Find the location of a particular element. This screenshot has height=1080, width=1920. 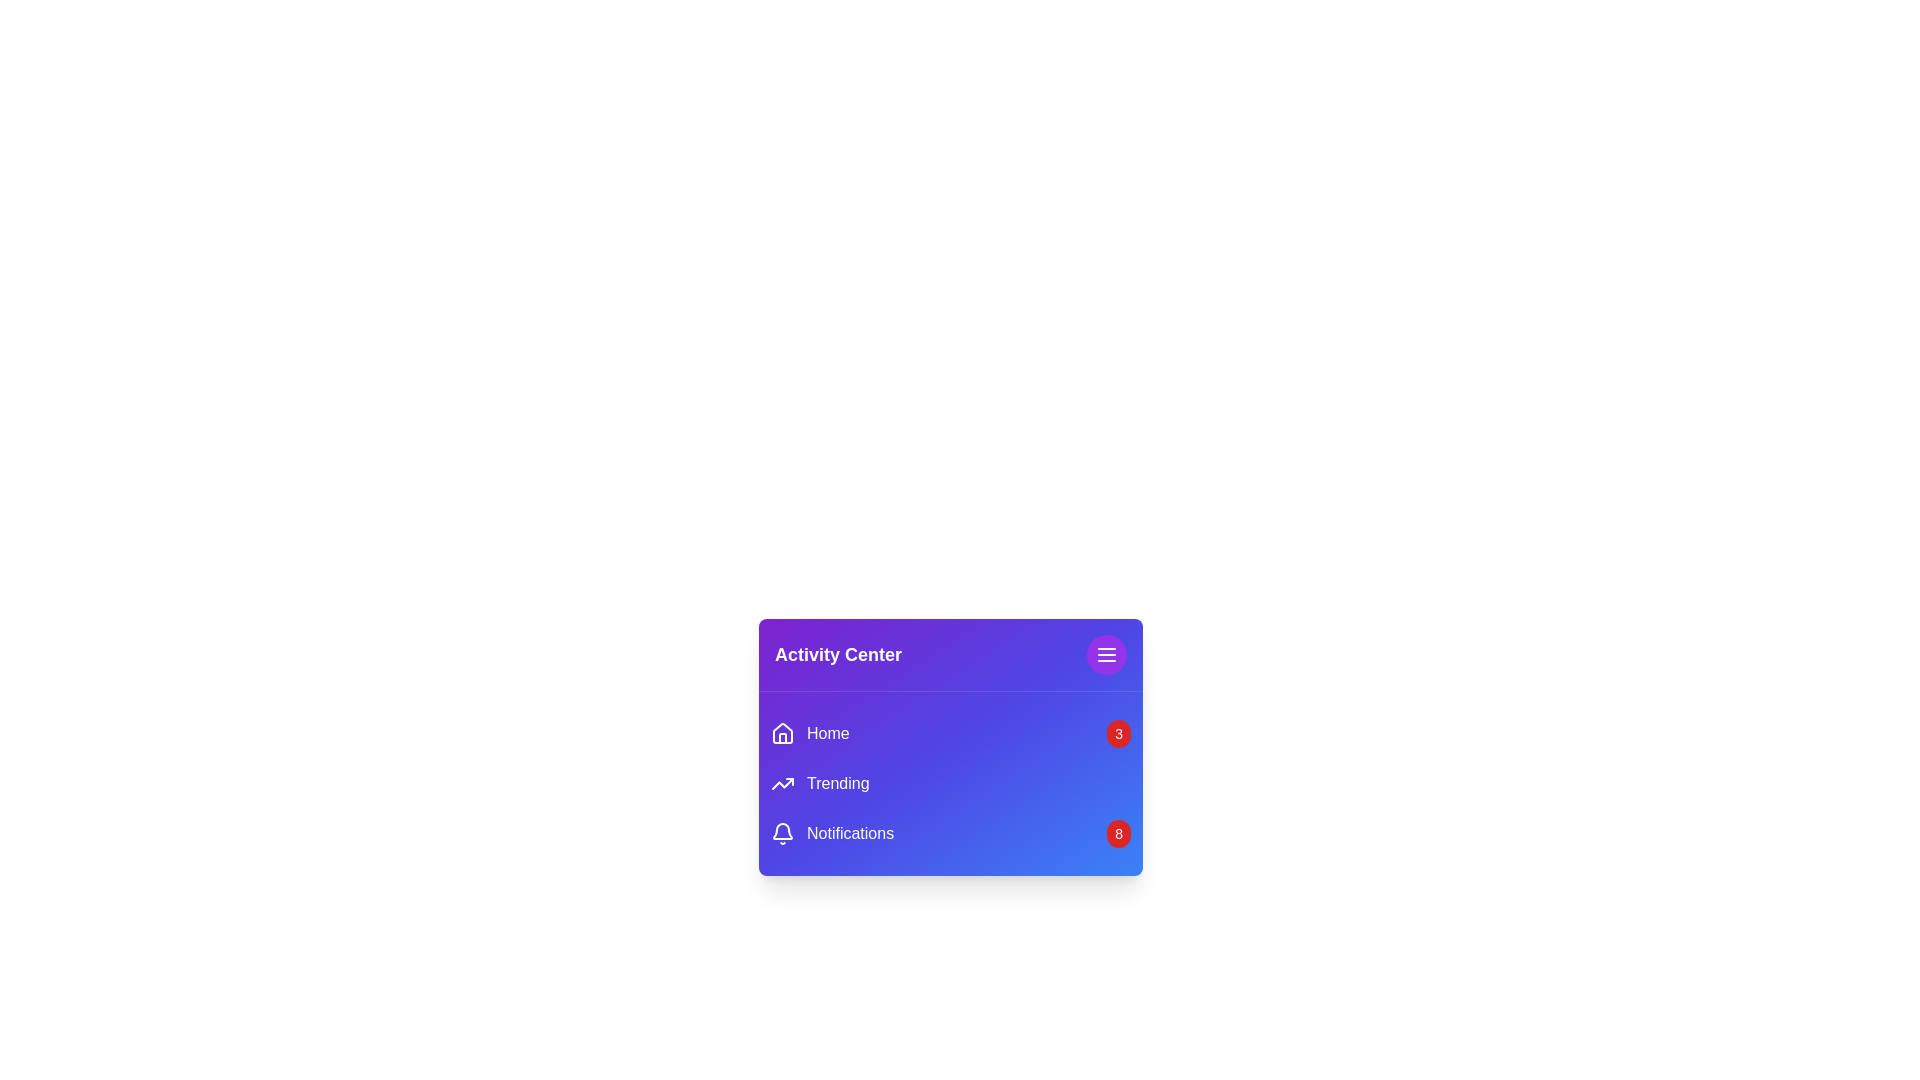

the menu item Notifications to observe hover effects is located at coordinates (831, 833).